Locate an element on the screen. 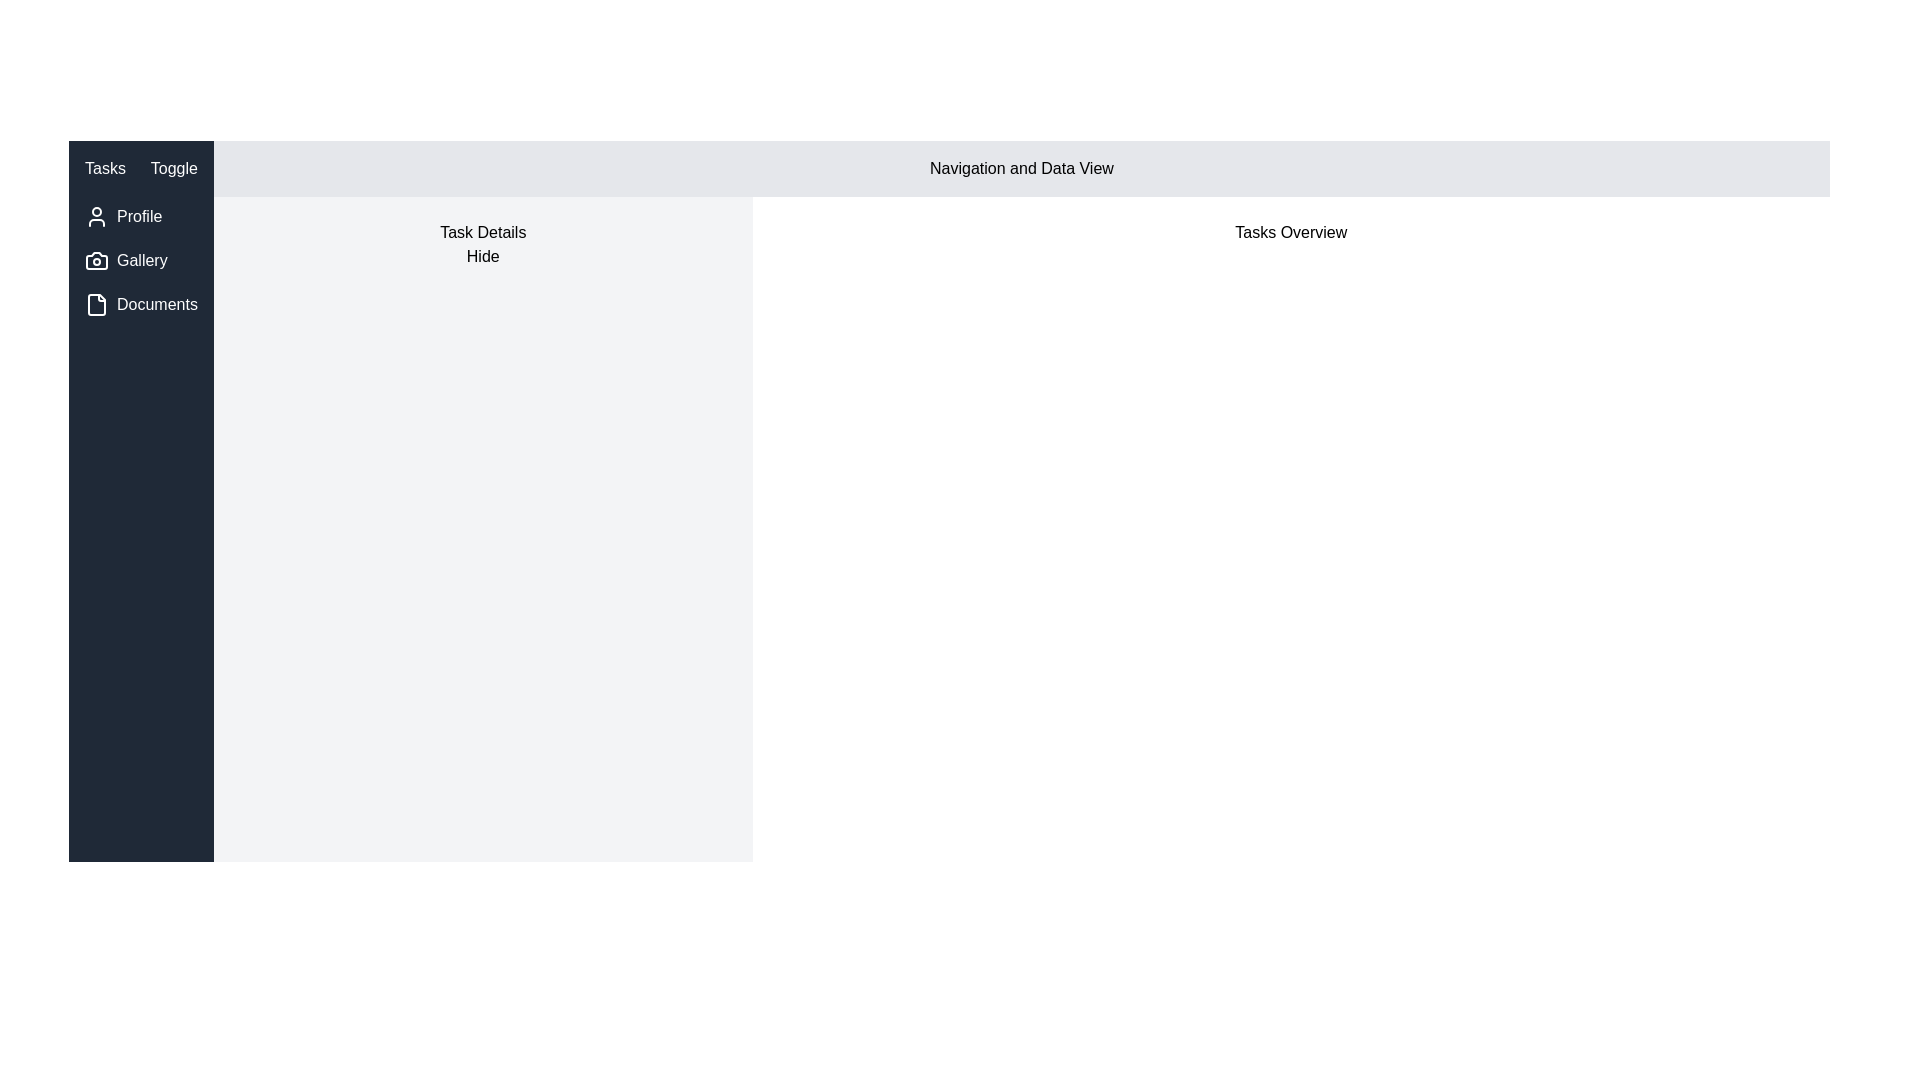 This screenshot has height=1080, width=1920. the 'Profile' button in the vertical navigation bar at the top-left side of the interface to trigger a tooltip or highlight effect is located at coordinates (140, 216).